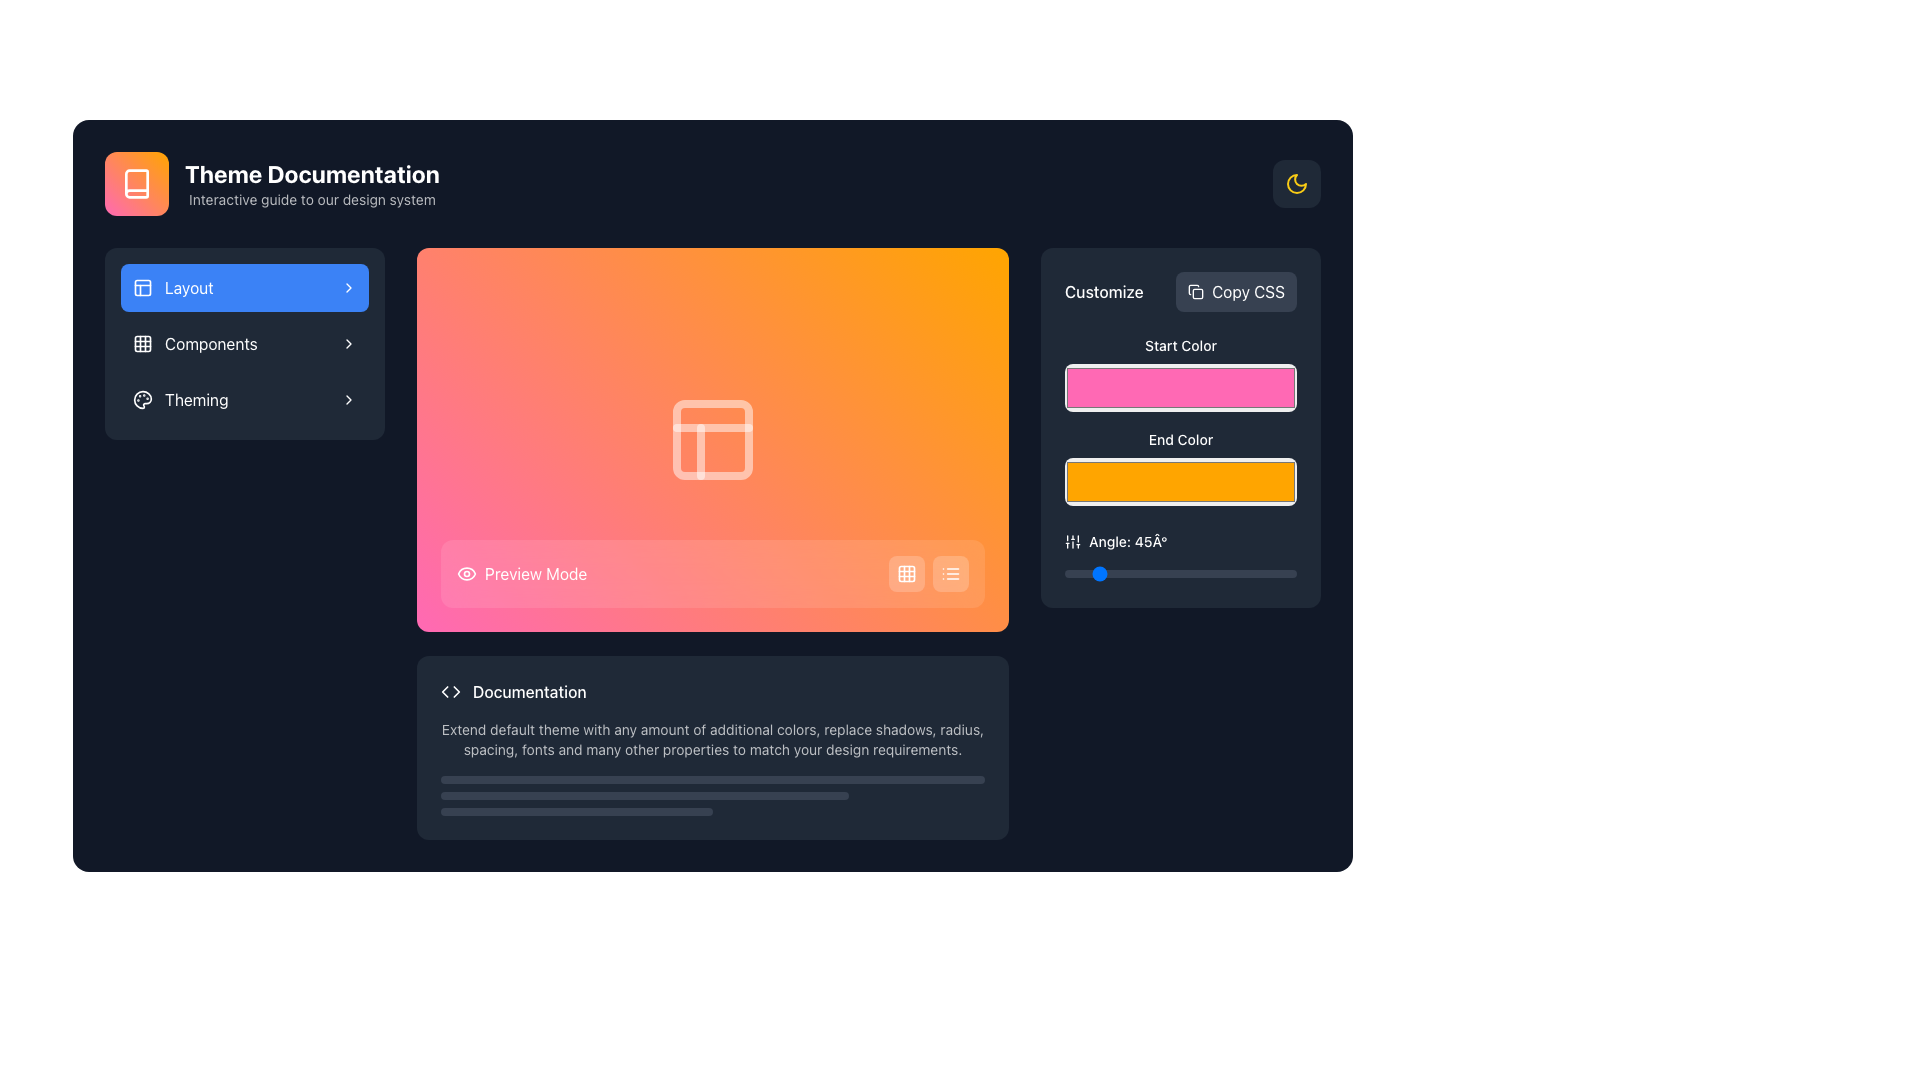 The image size is (1920, 1080). I want to click on the 'Copy CSS' text label, which is displayed in a white sans-serif font within a dark gray button-like area in the top-right section of the interface, so click(1247, 292).